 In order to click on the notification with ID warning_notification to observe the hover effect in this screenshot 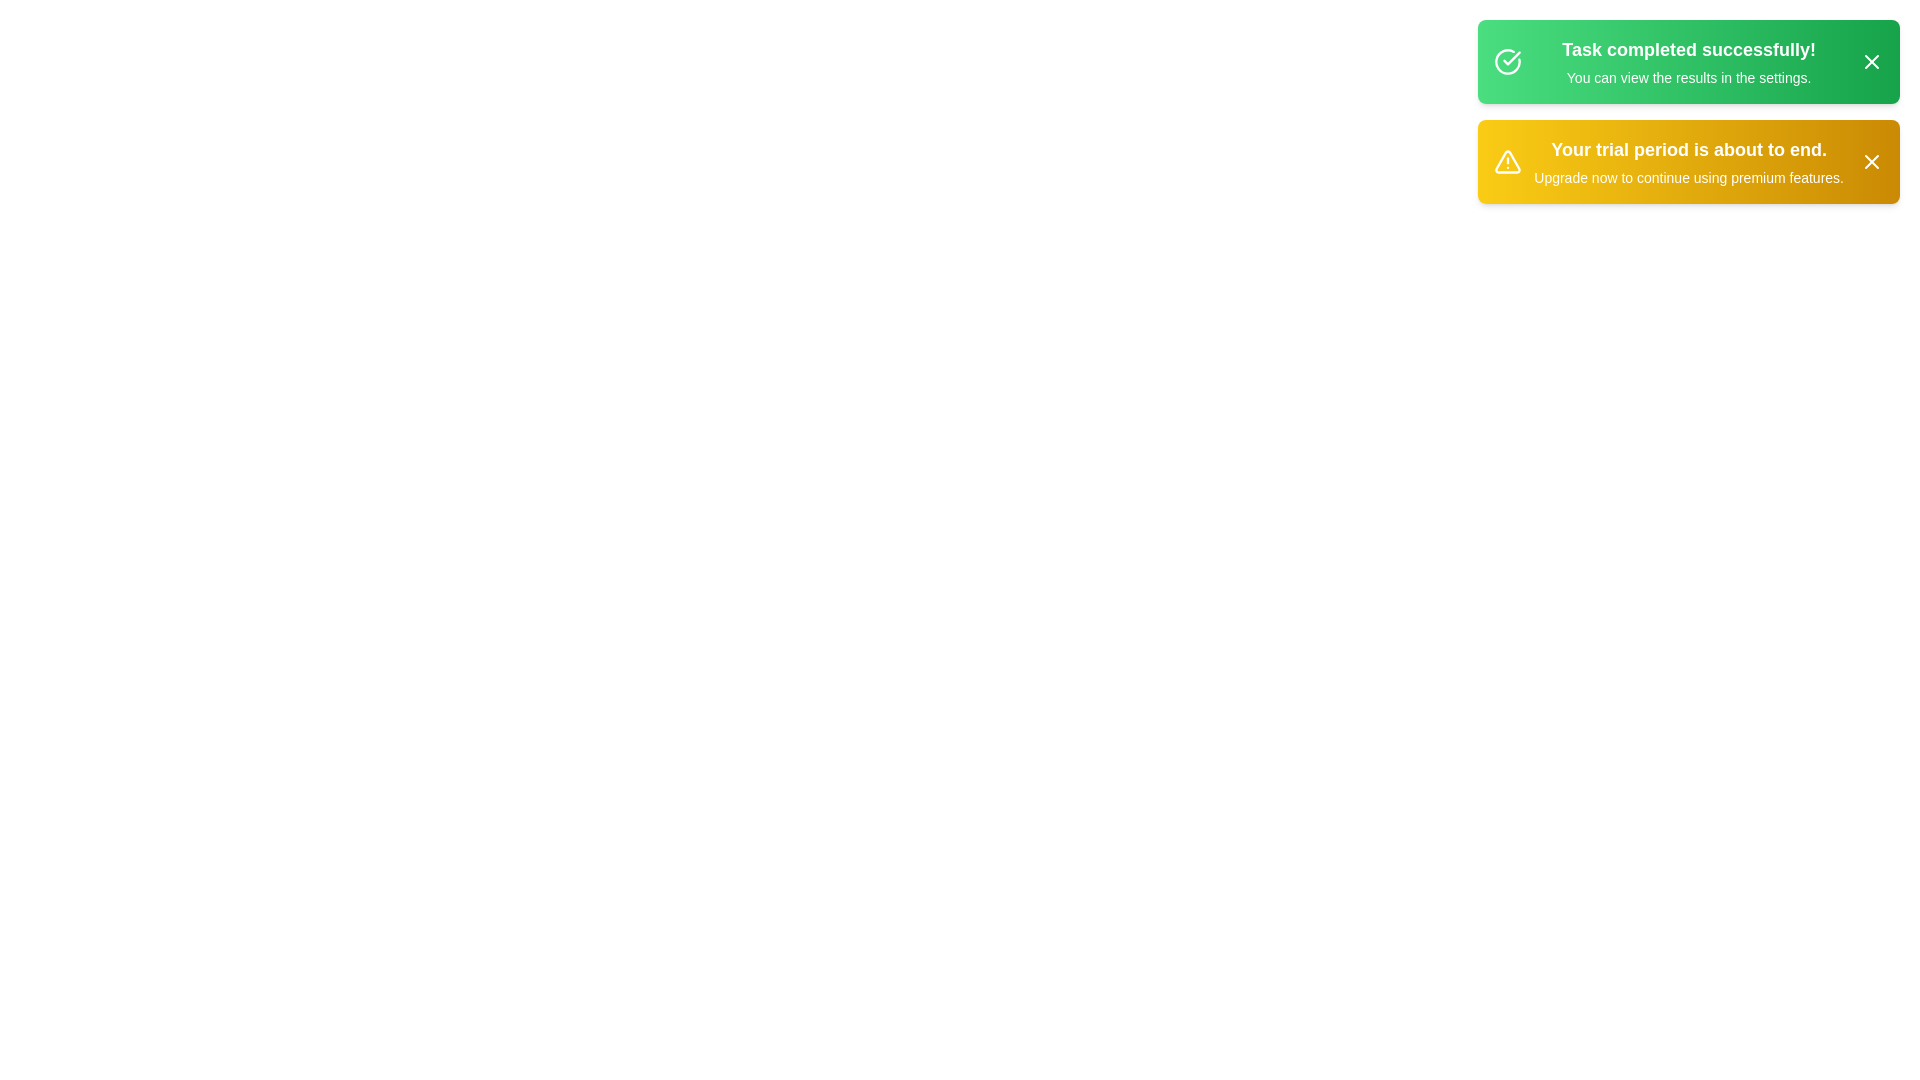, I will do `click(1688, 161)`.